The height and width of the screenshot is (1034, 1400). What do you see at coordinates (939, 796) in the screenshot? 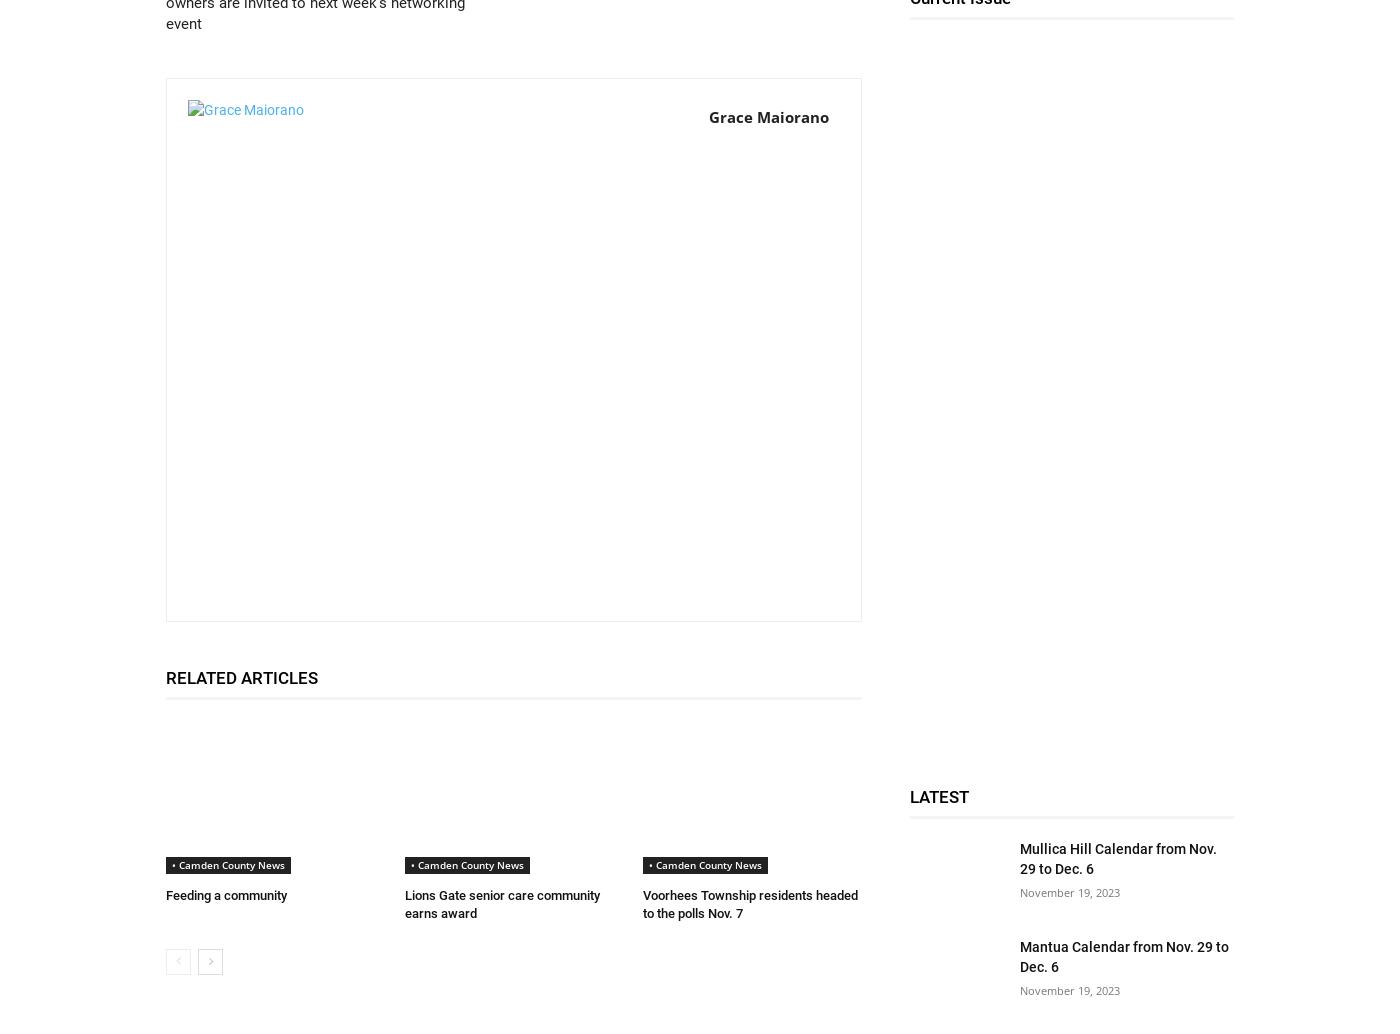
I see `'Latest'` at bounding box center [939, 796].